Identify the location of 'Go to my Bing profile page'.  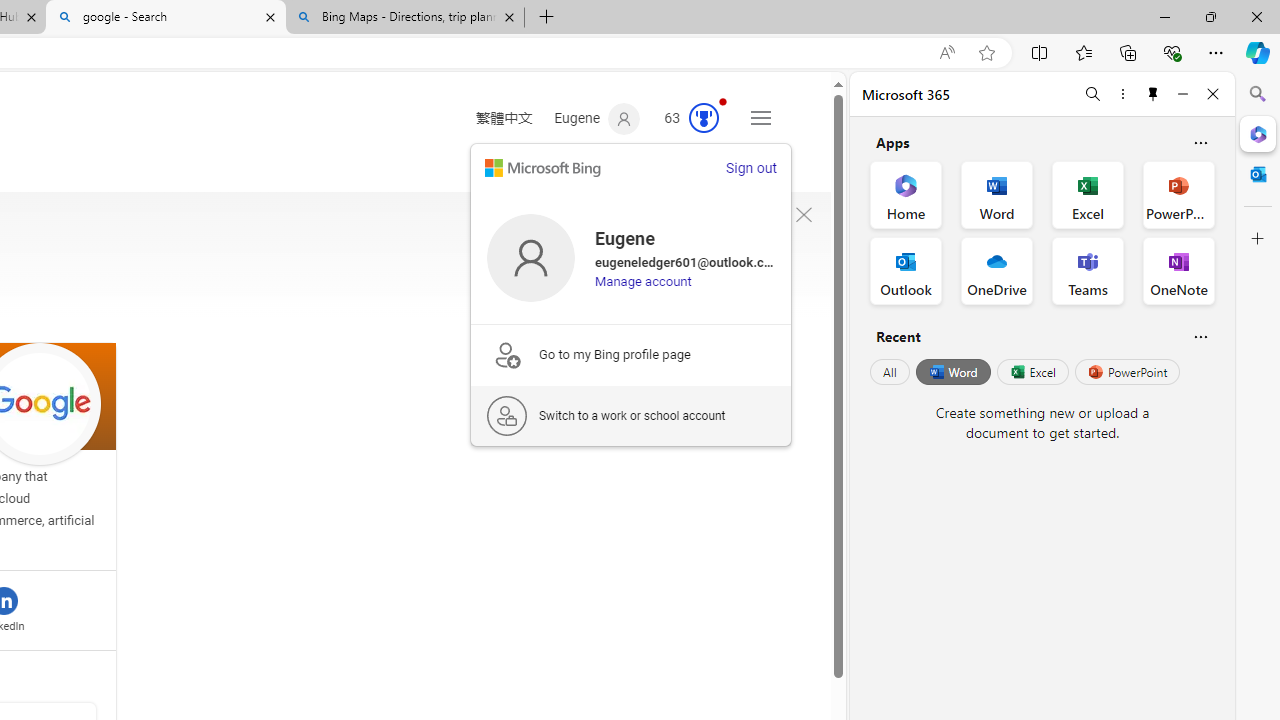
(630, 353).